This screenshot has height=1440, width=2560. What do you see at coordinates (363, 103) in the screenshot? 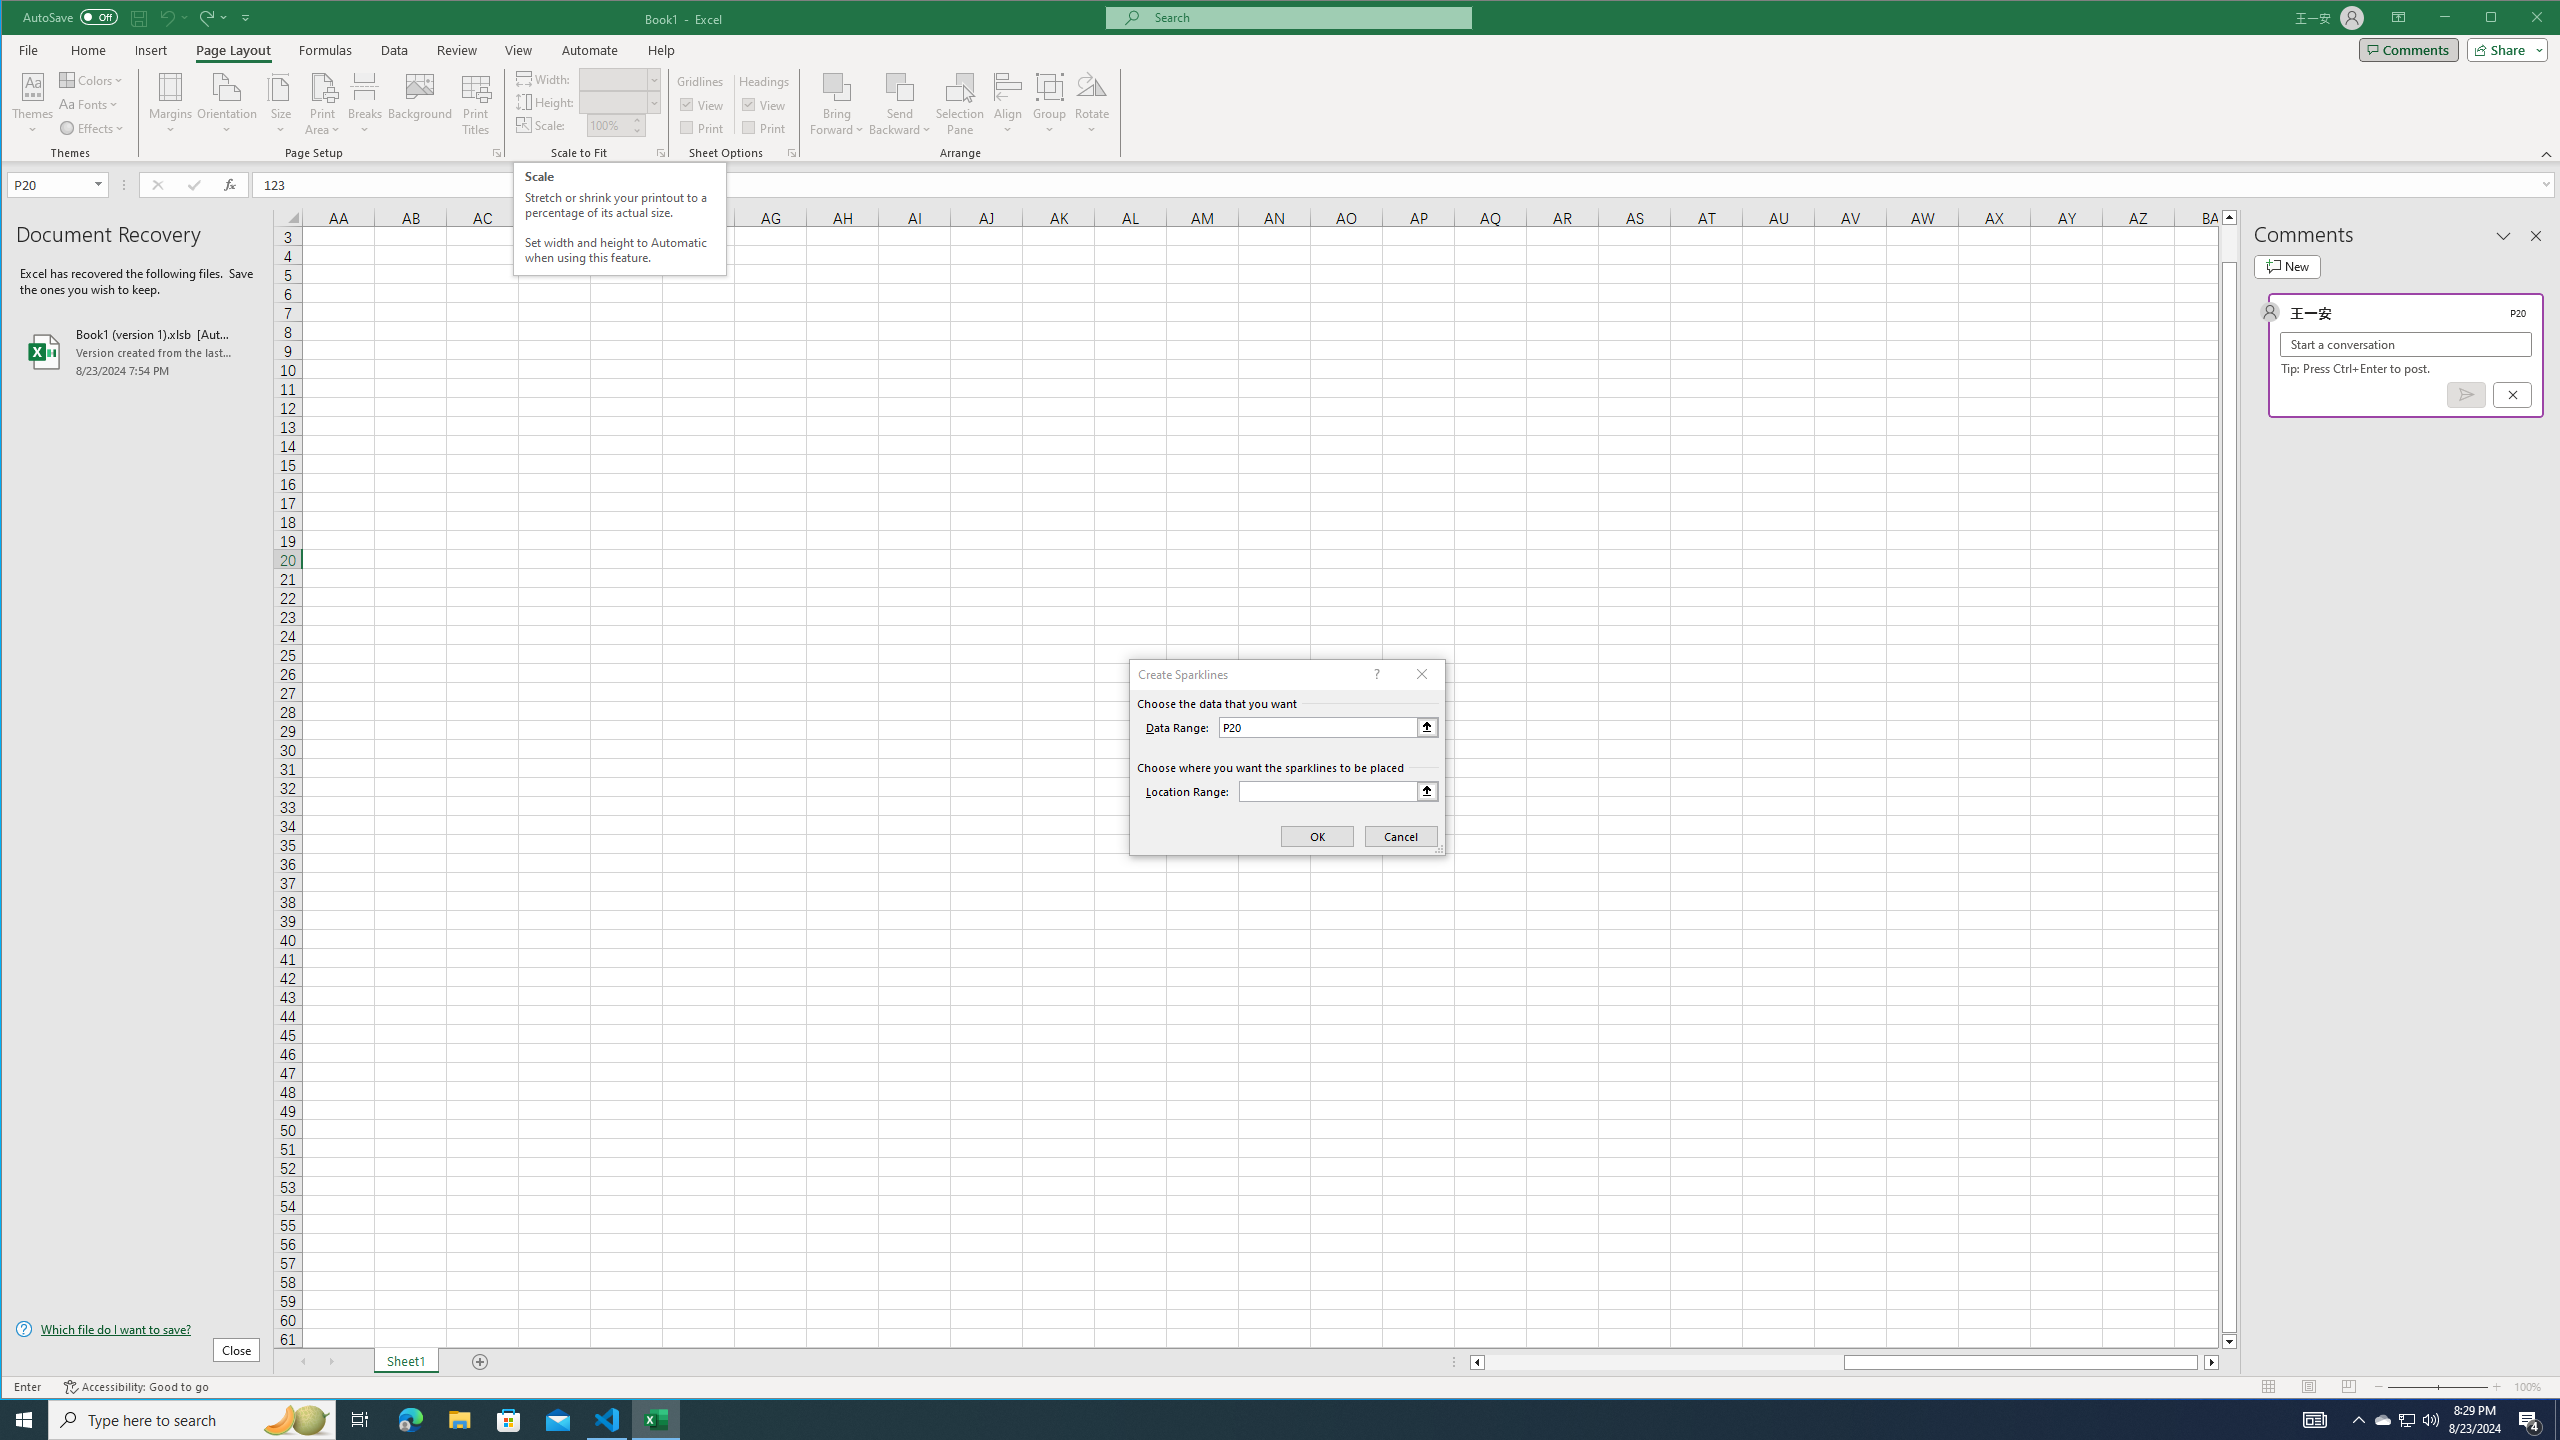
I see `'Breaks'` at bounding box center [363, 103].